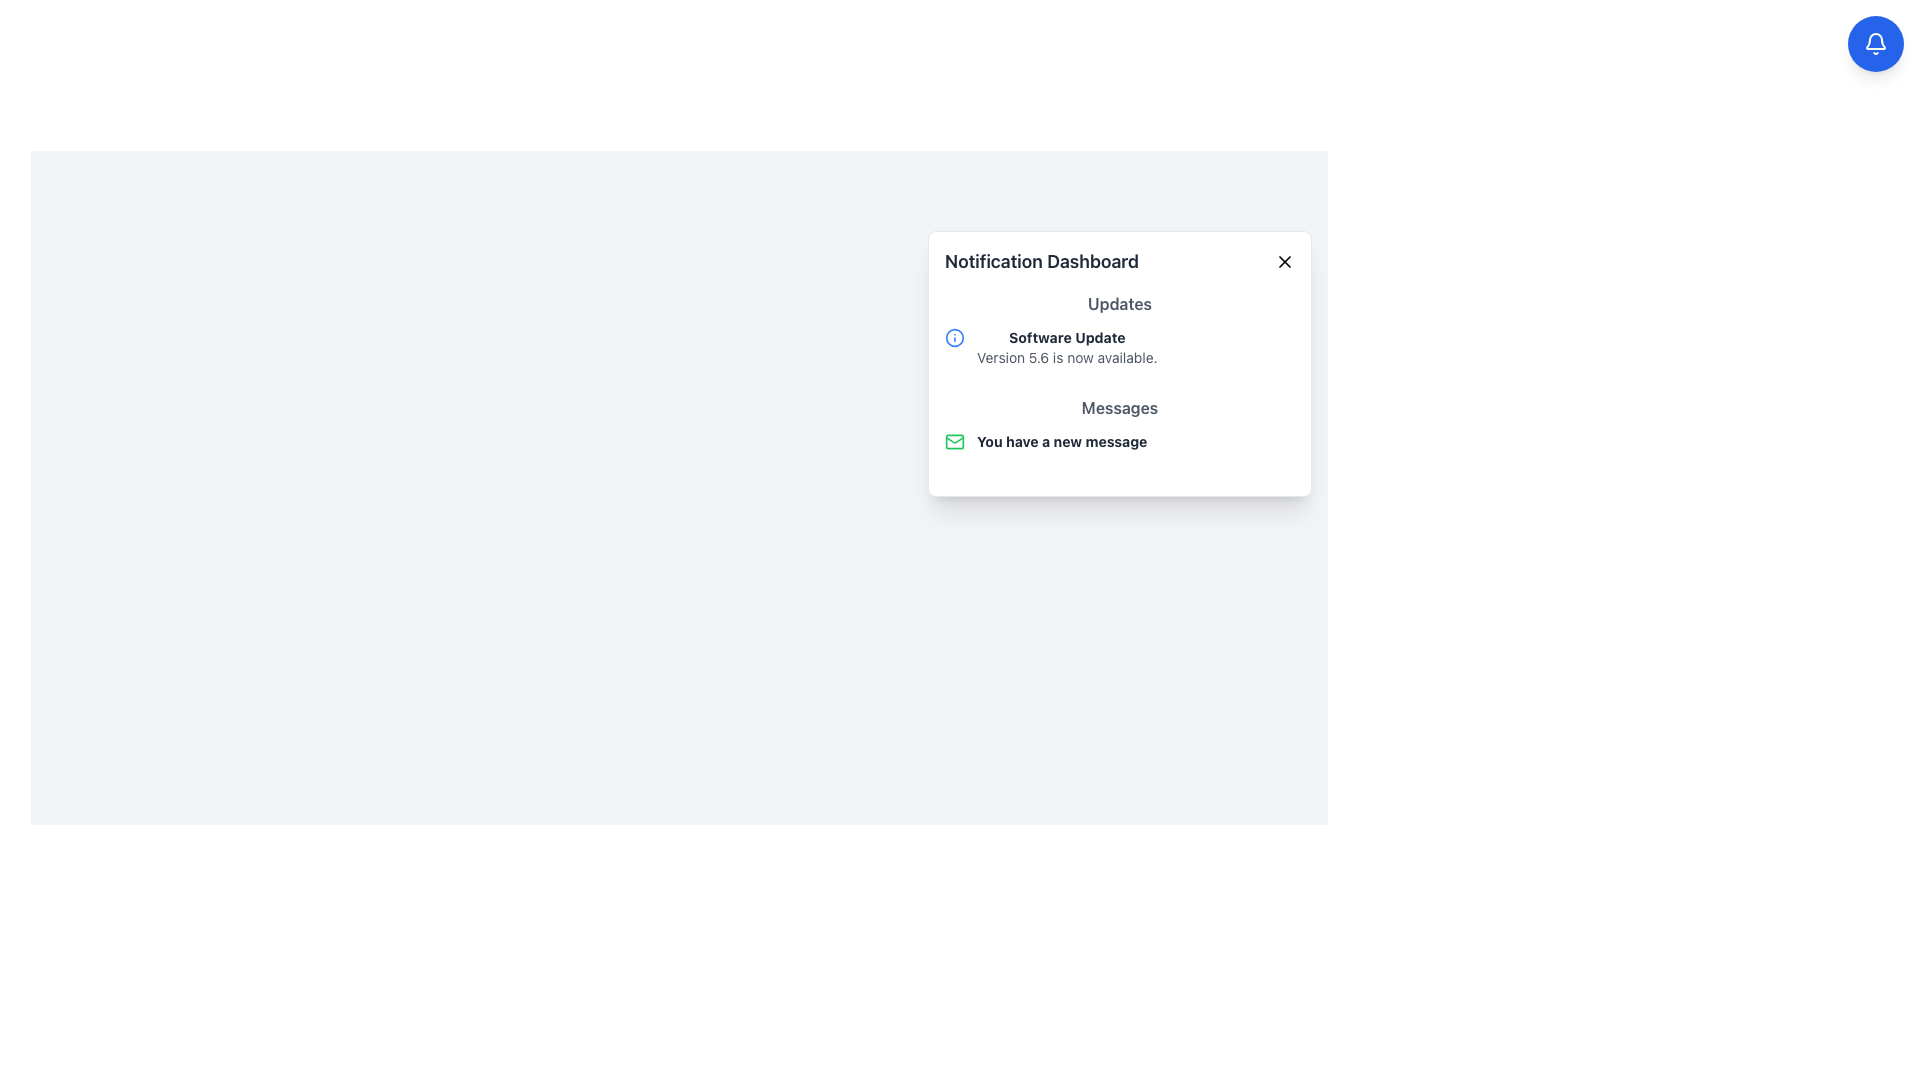  Describe the element at coordinates (1118, 261) in the screenshot. I see `text from the 'Notification Dashboard' label, which is prominently displayed at the top of the notification menu` at that location.